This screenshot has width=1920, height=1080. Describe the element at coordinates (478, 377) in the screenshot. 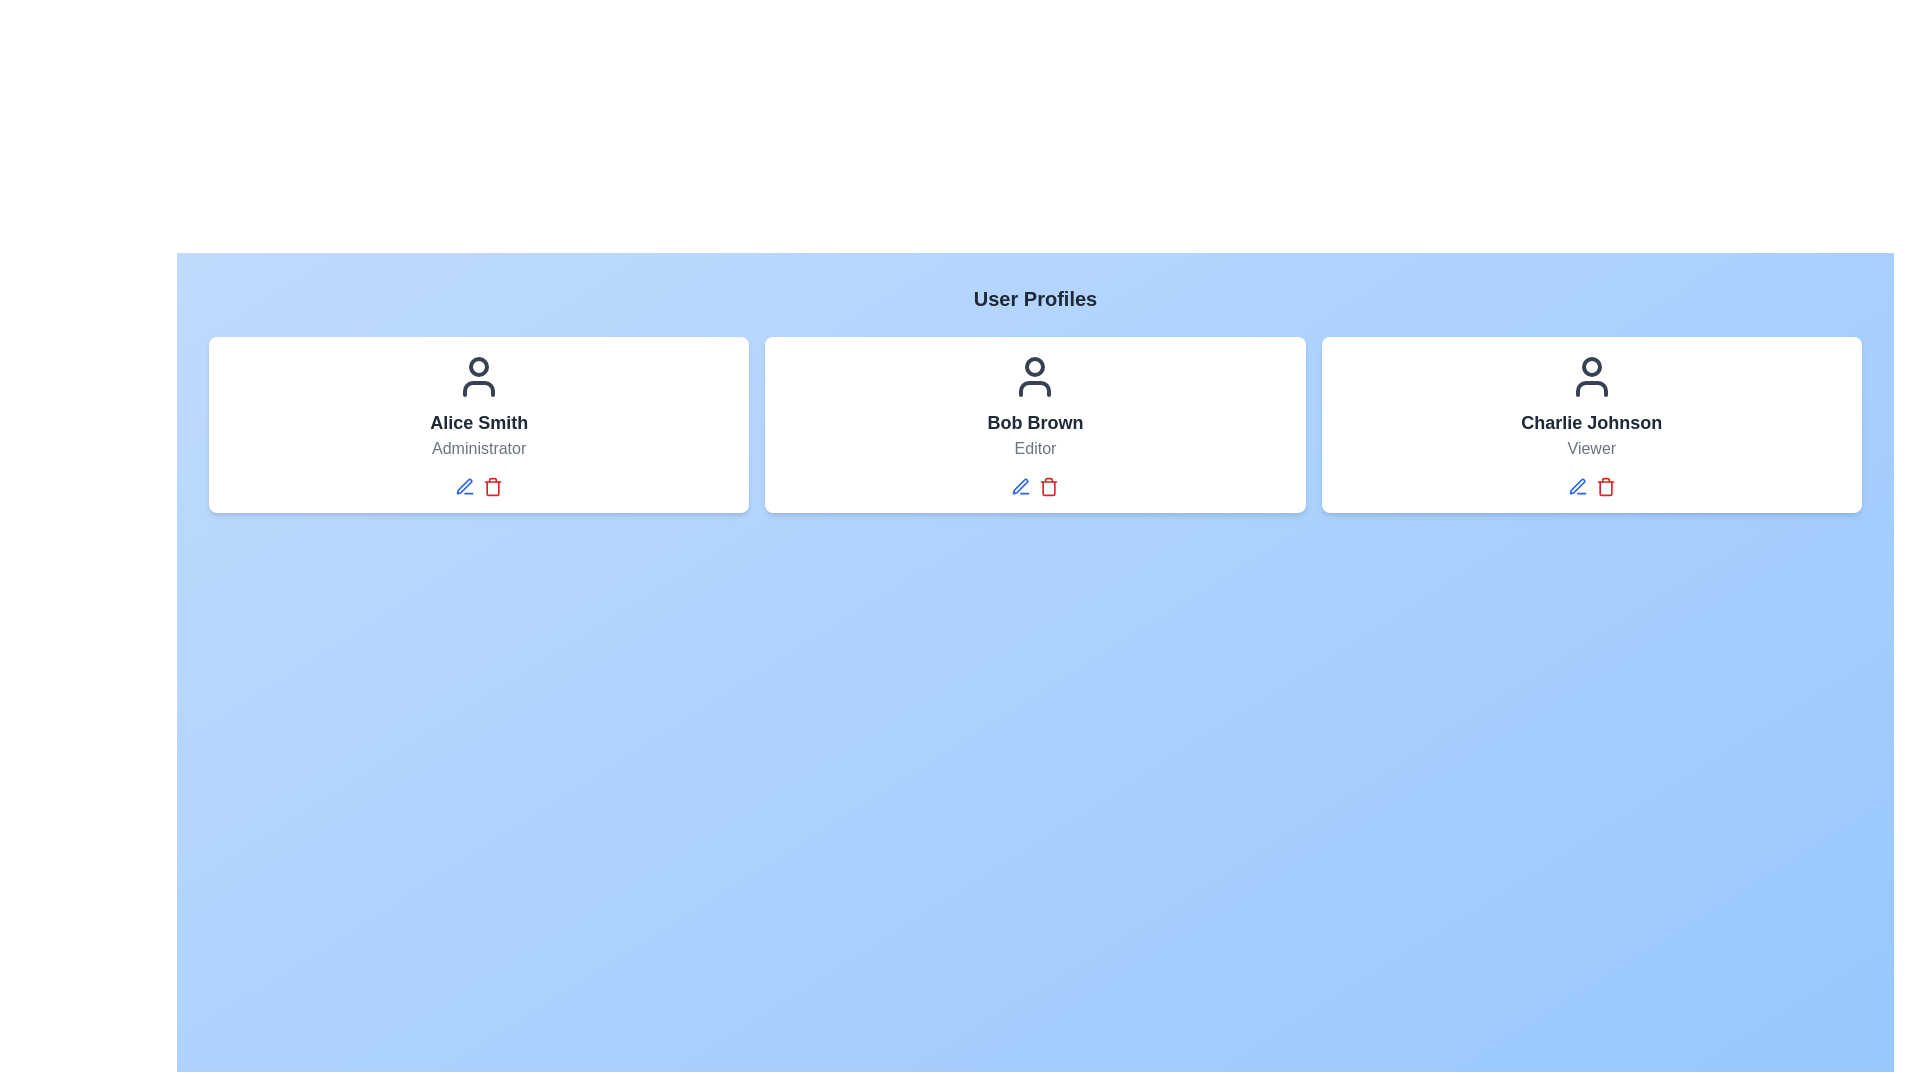

I see `the user silhouette SVG icon located at the upper center of the card for 'Alice Smith', which is styled in gray and positioned above the text labels 'Alice Smith' and 'Administrator'` at that location.